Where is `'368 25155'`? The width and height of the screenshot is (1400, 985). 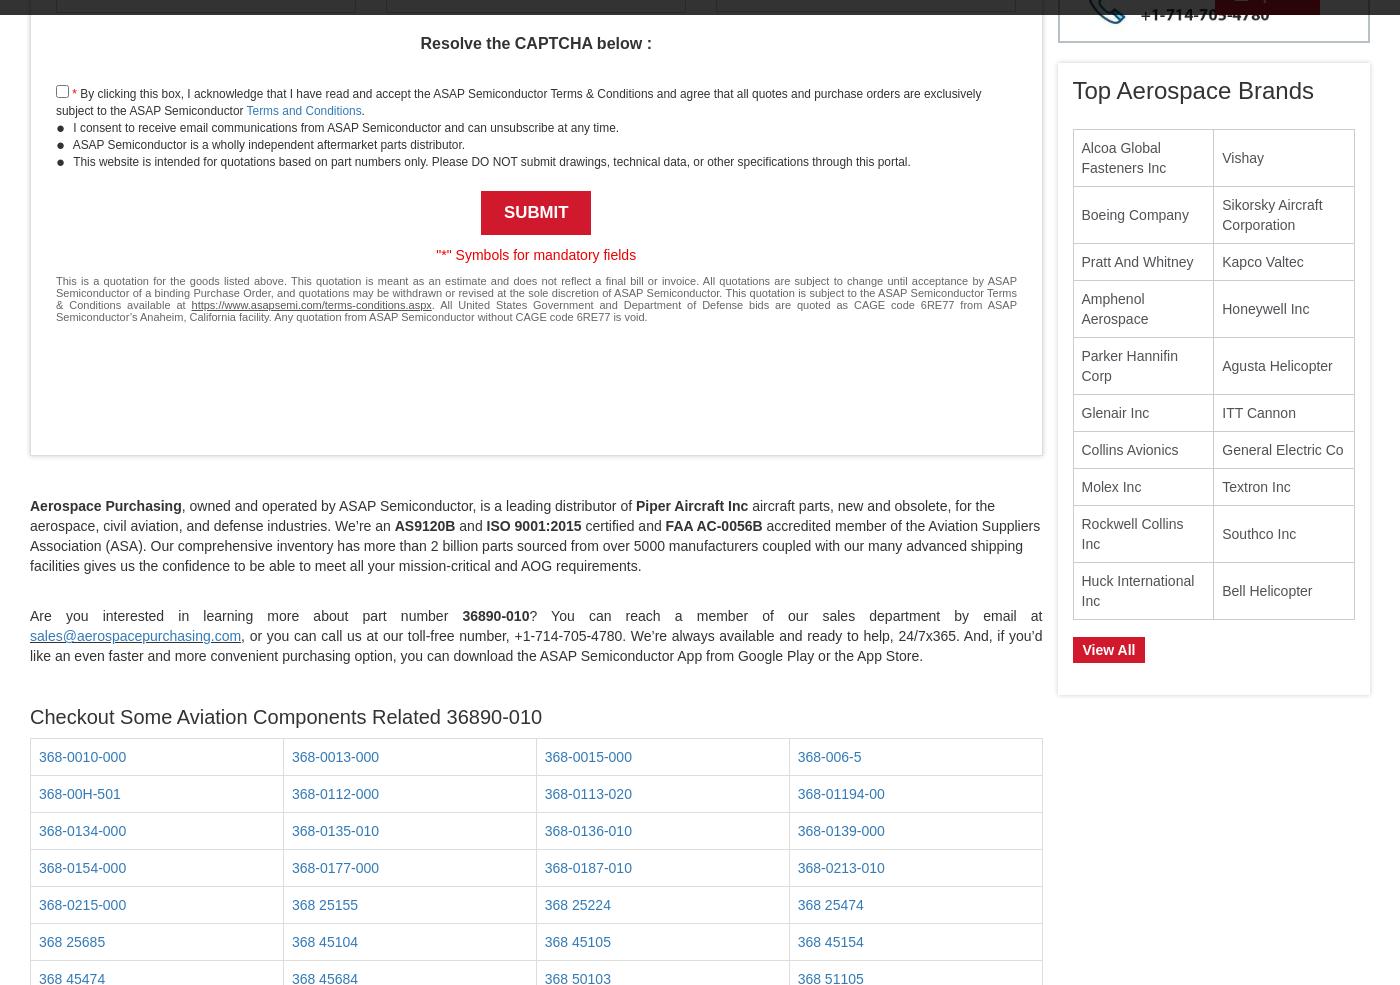
'368 25155' is located at coordinates (324, 905).